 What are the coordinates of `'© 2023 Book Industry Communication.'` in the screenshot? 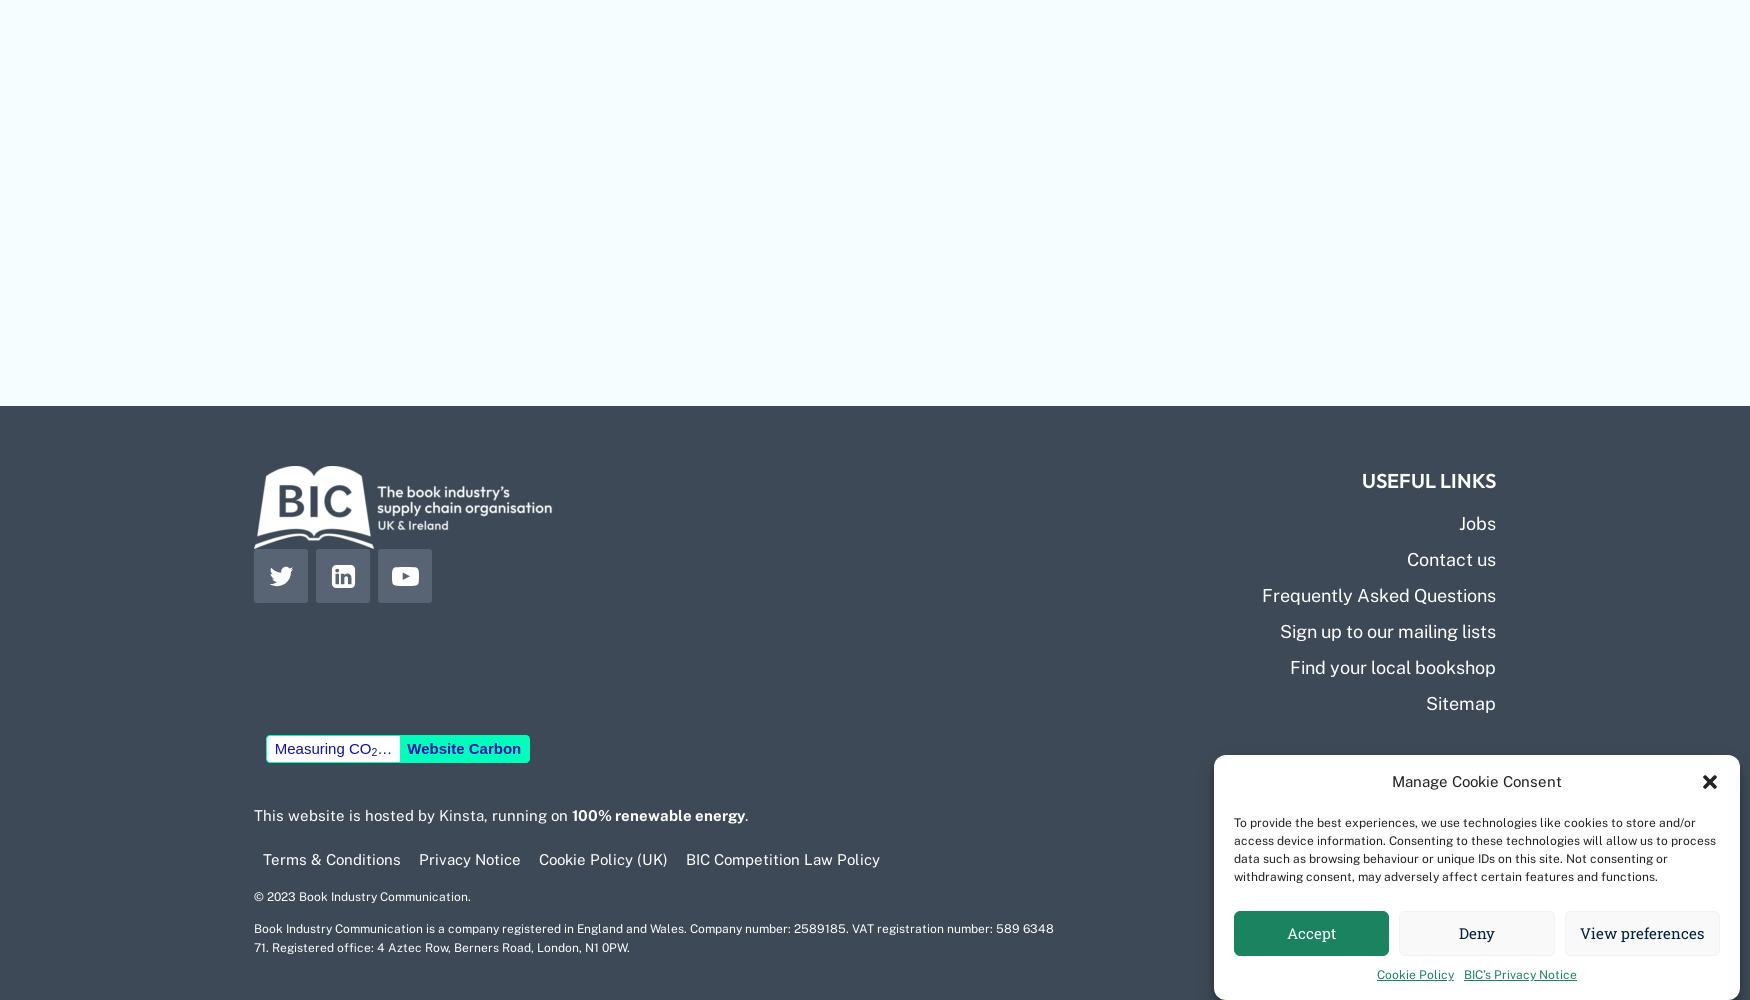 It's located at (362, 897).